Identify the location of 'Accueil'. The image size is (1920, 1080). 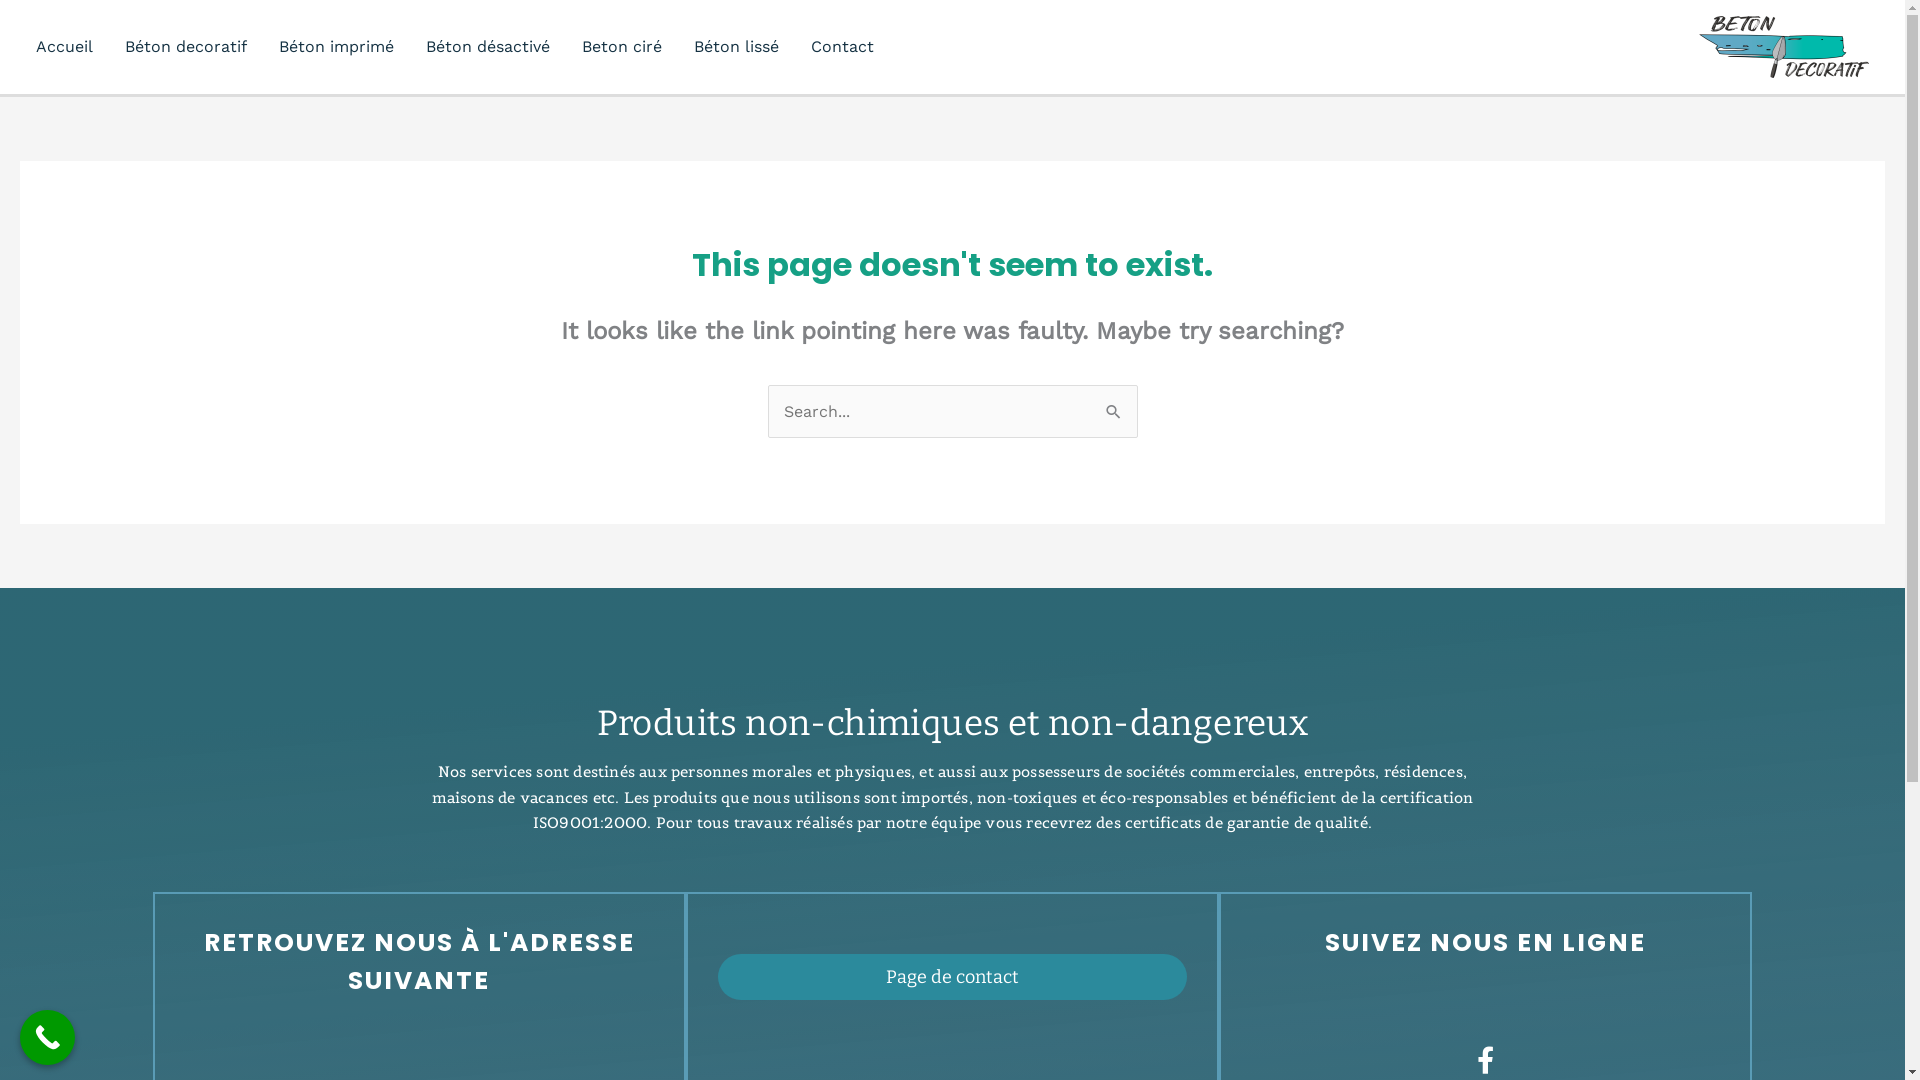
(64, 45).